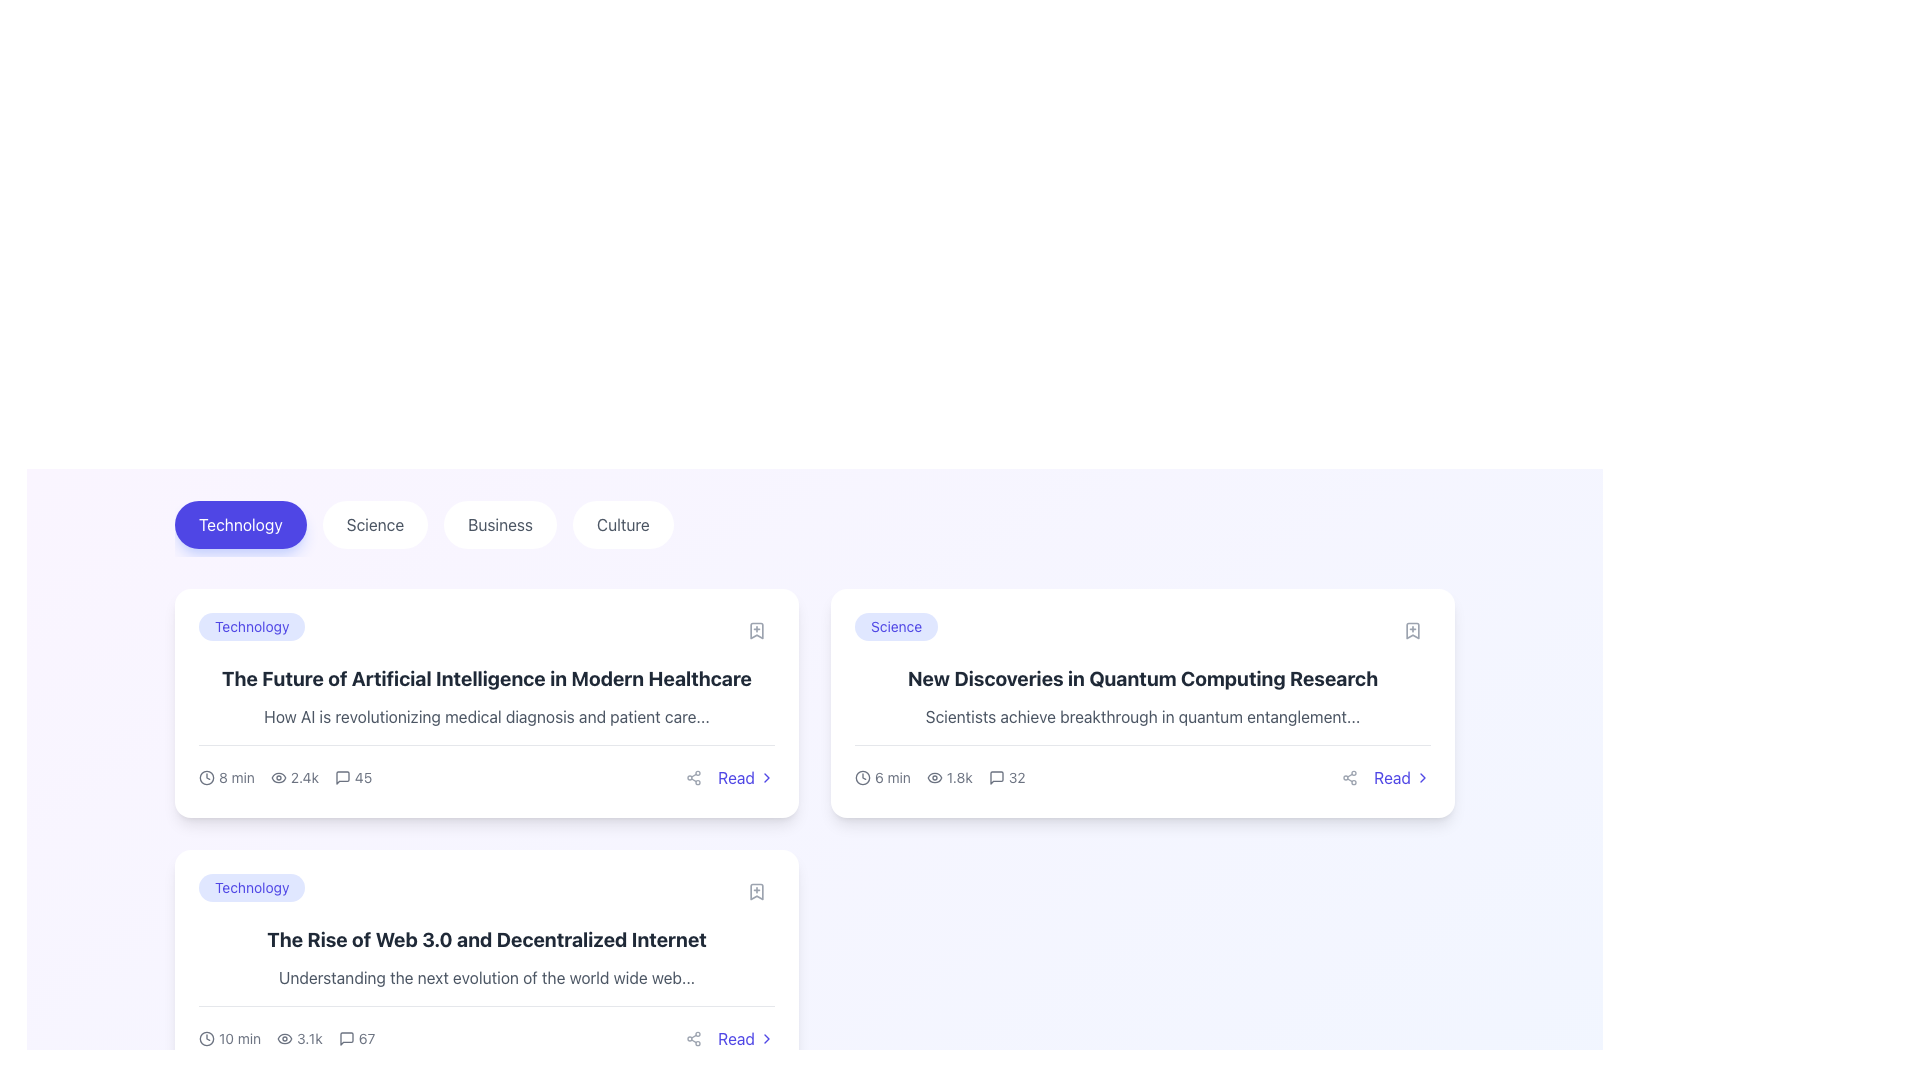  What do you see at coordinates (342, 777) in the screenshot?
I see `the comments icon representing interactions for the article 'The Future of Artificial Intelligence in Modern Healthcare'` at bounding box center [342, 777].